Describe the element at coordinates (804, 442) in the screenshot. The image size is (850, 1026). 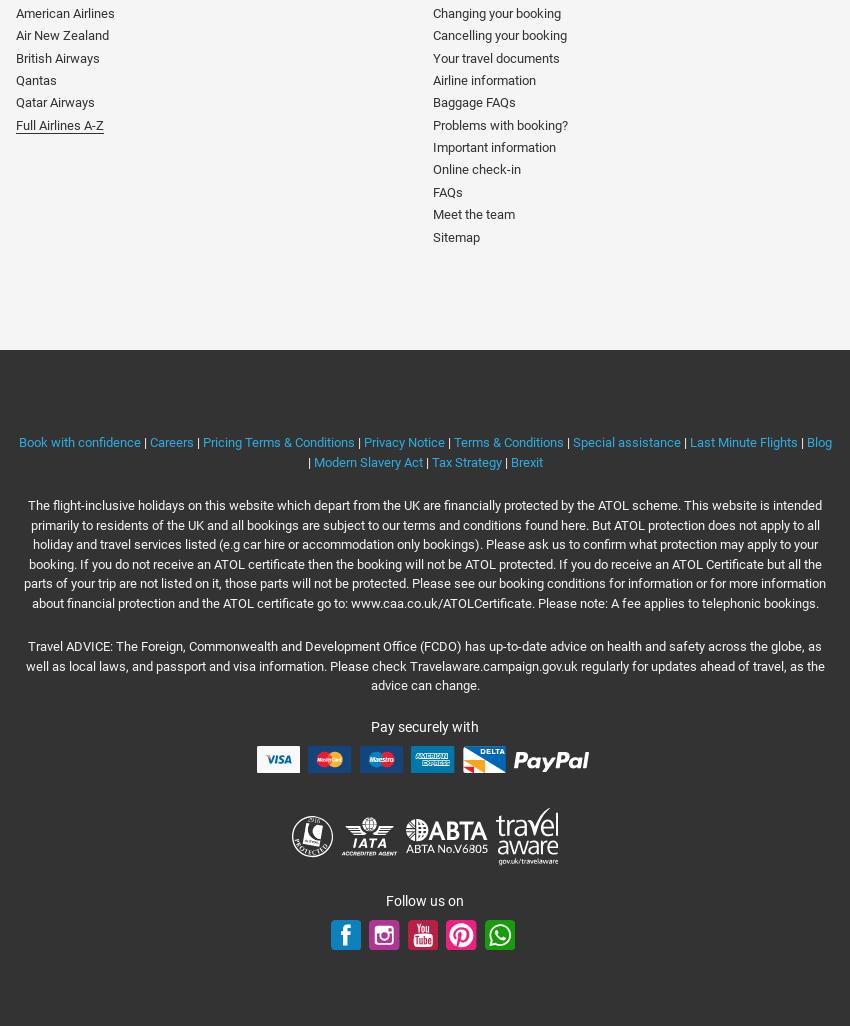
I see `'Blog'` at that location.